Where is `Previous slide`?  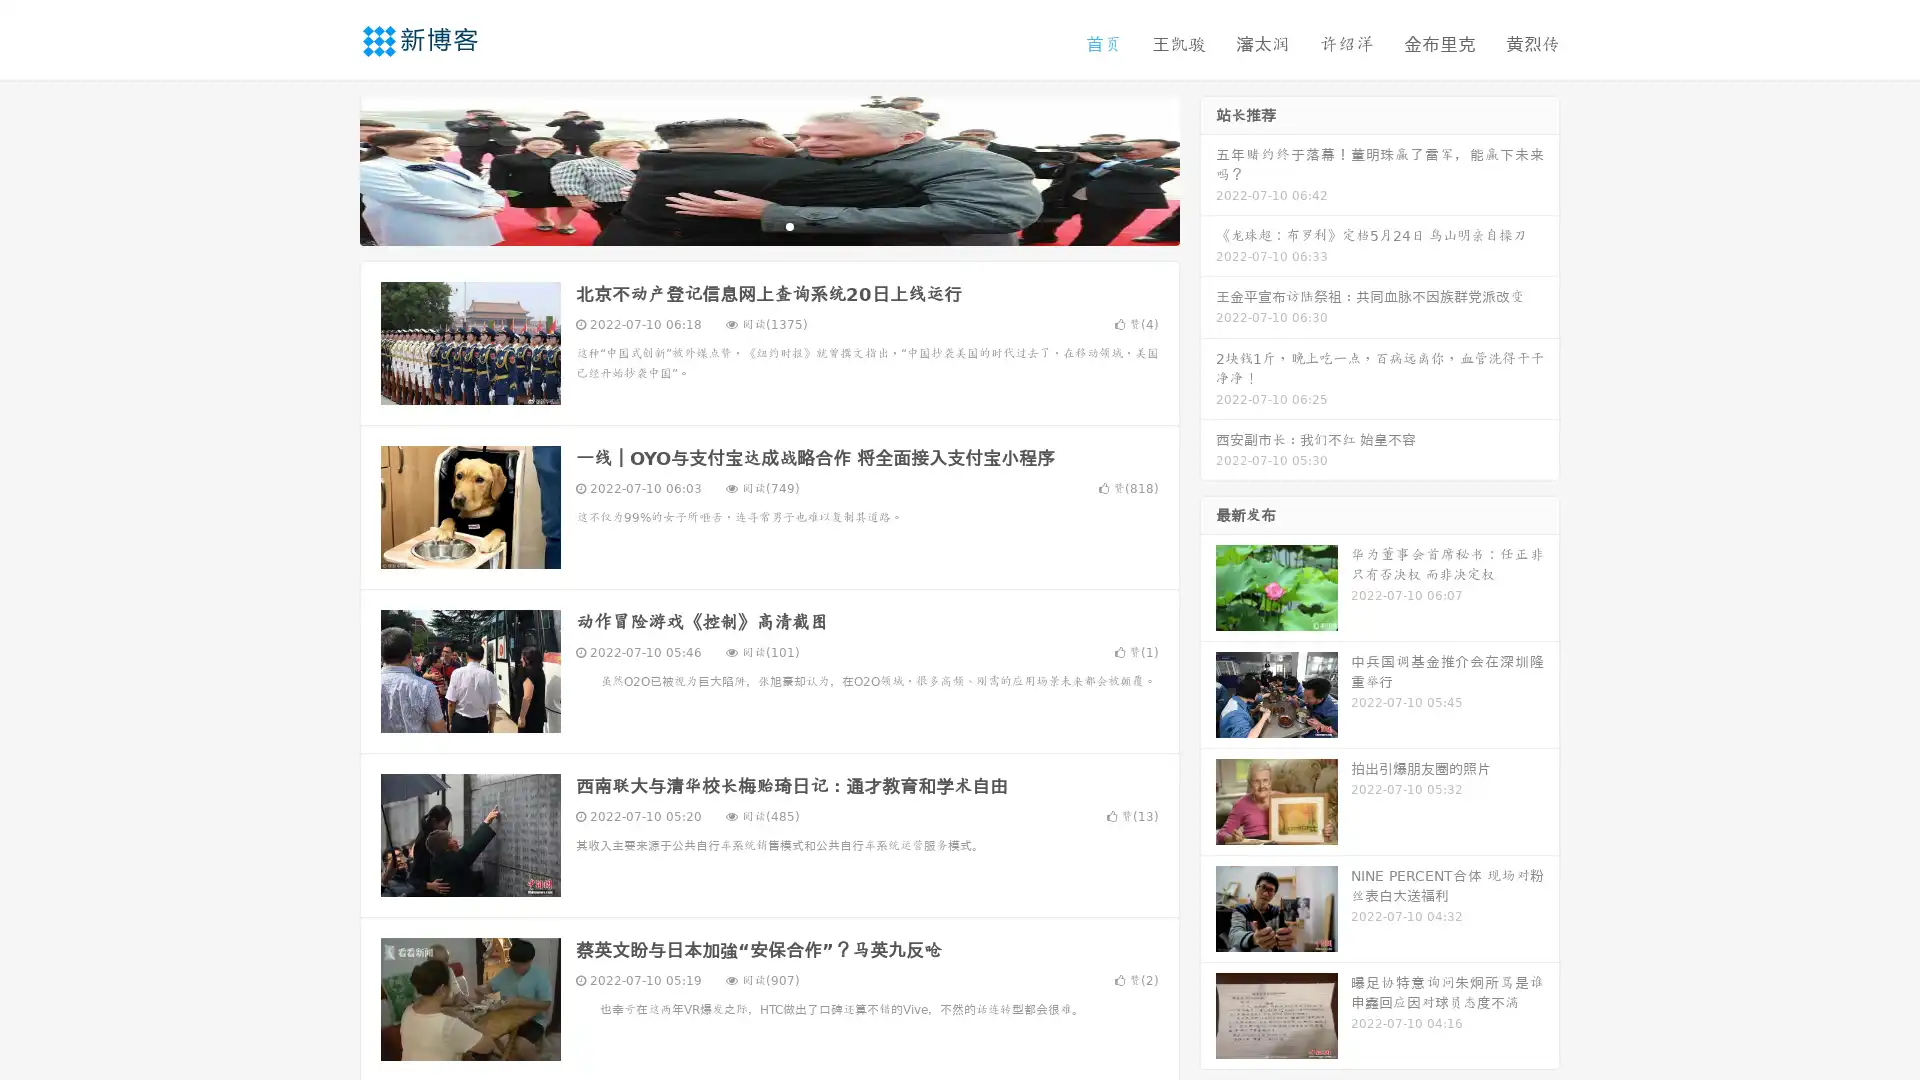
Previous slide is located at coordinates (330, 168).